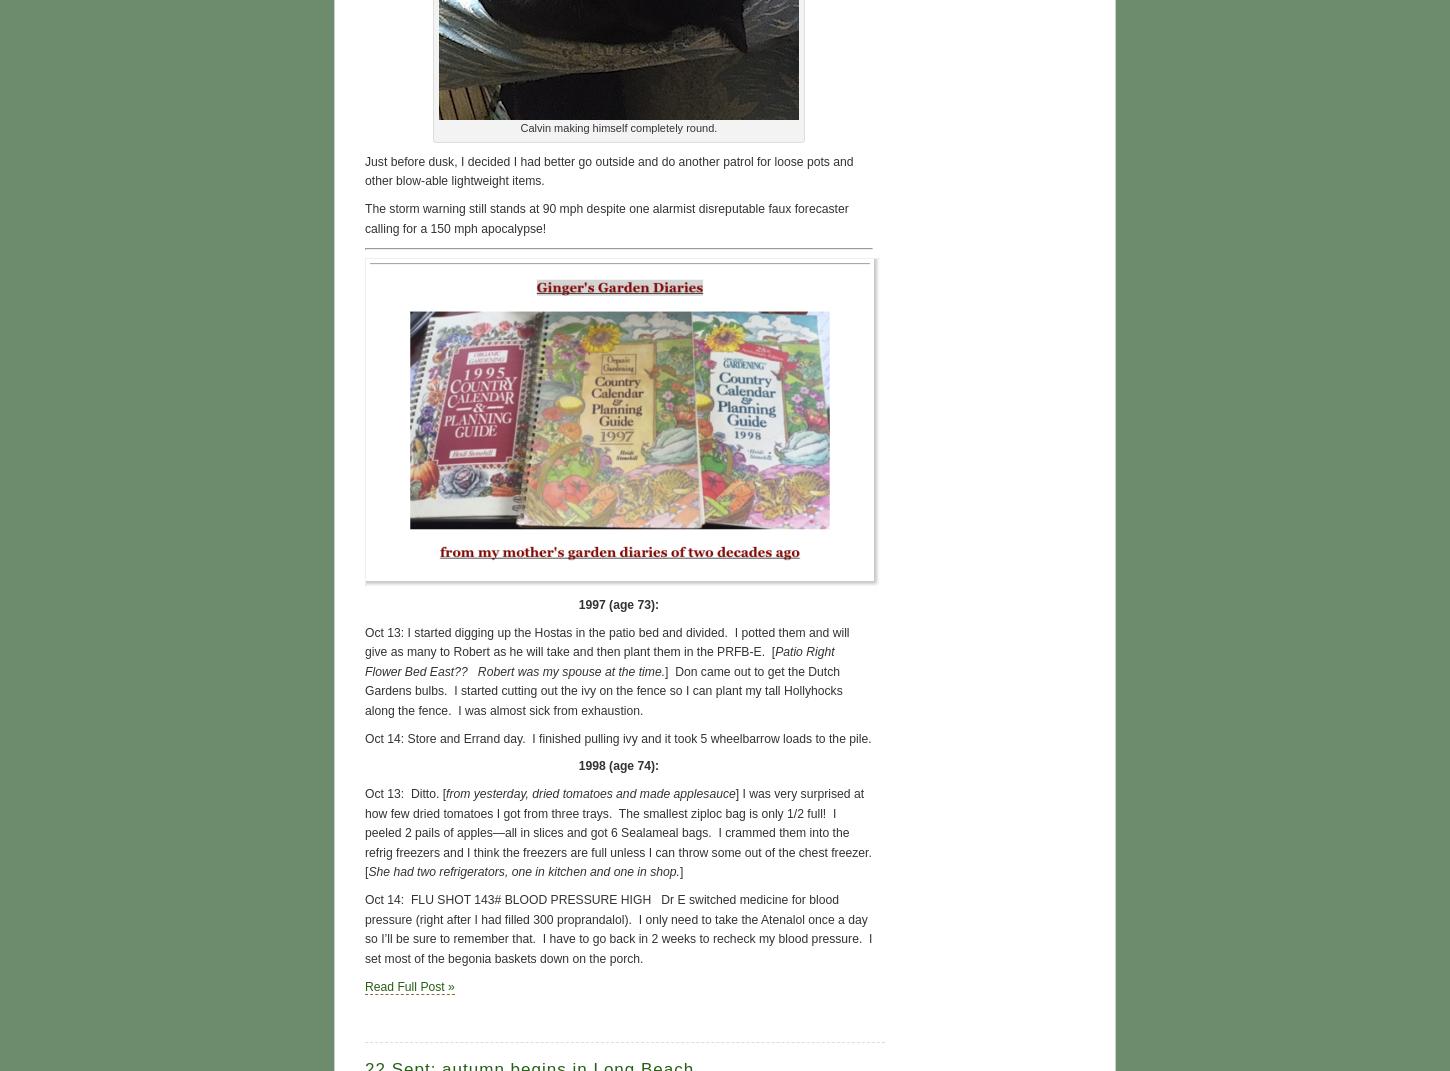  I want to click on 'Just before dusk, I decided I had better go outside and do another patrol for loose pots and other blow-able lightweight items.', so click(608, 170).